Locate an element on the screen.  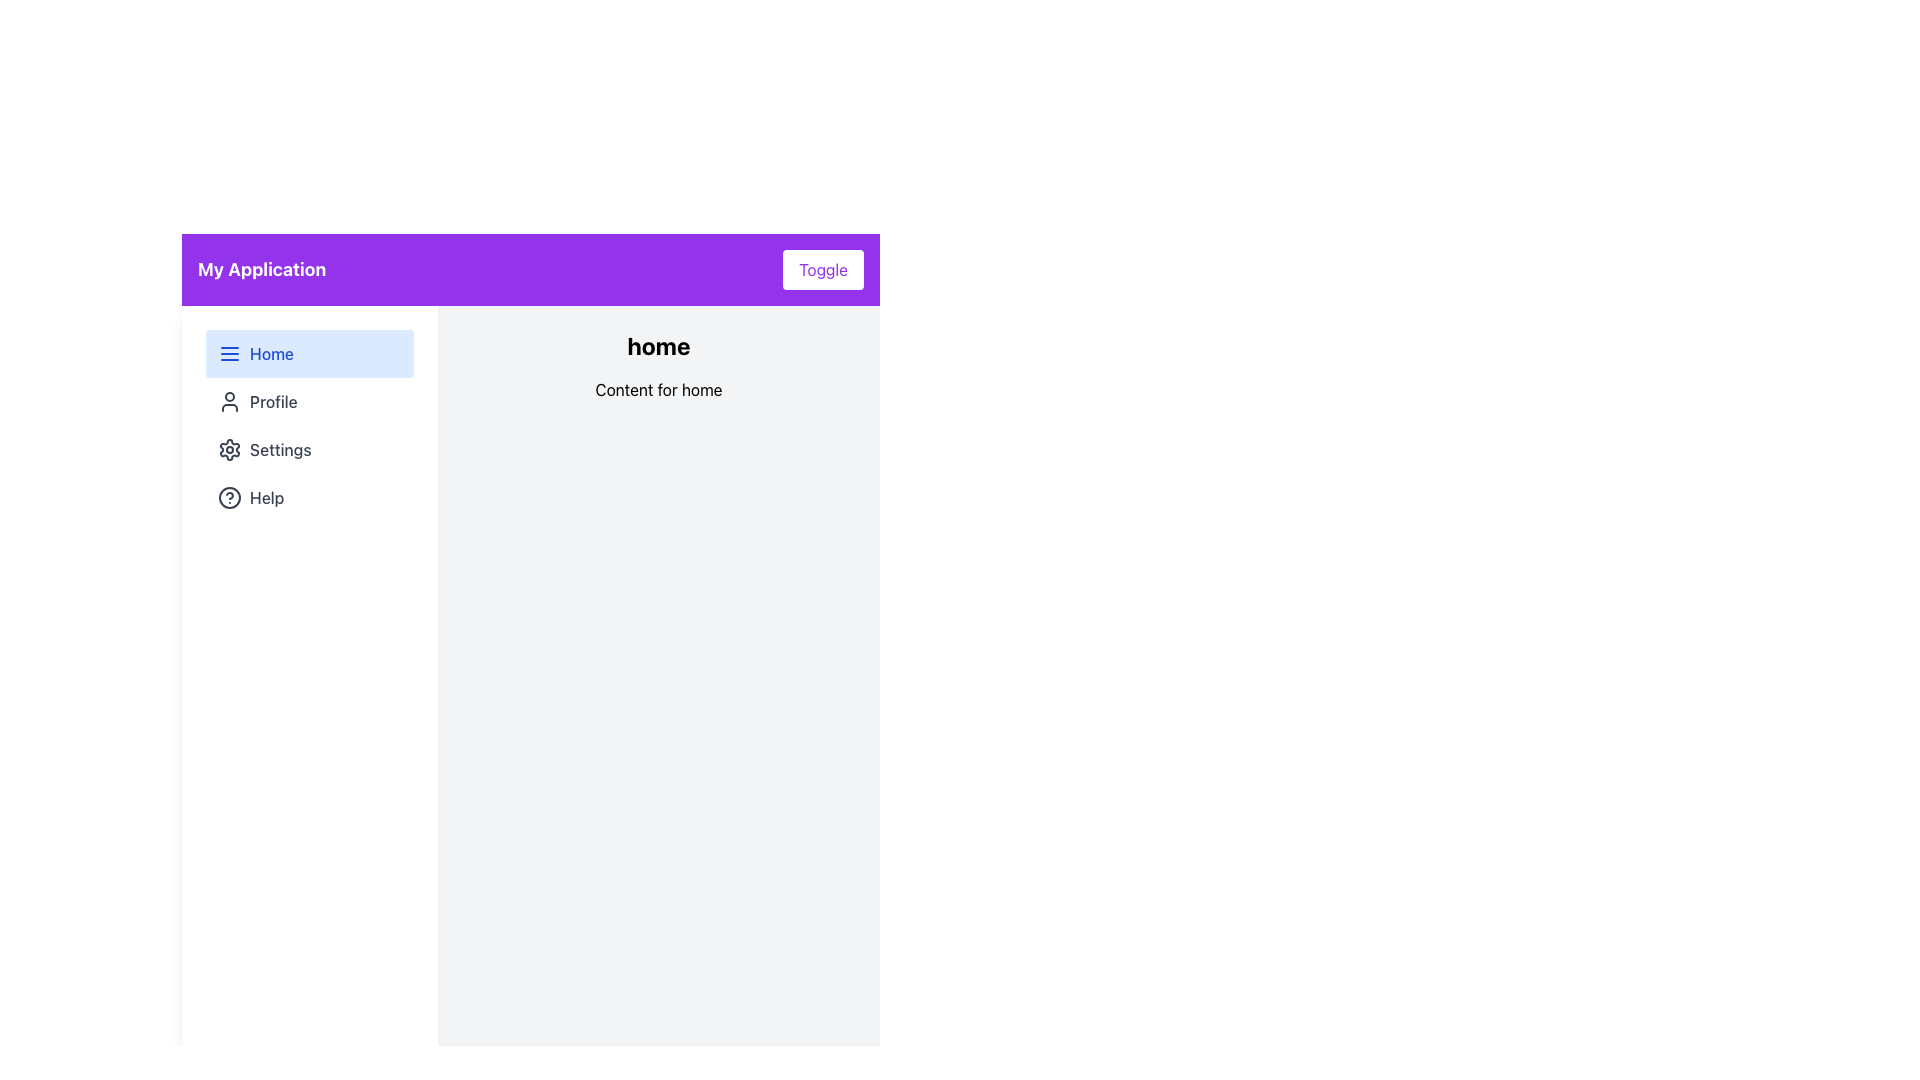
the Navigation Button located in the left navigation menu is located at coordinates (309, 401).